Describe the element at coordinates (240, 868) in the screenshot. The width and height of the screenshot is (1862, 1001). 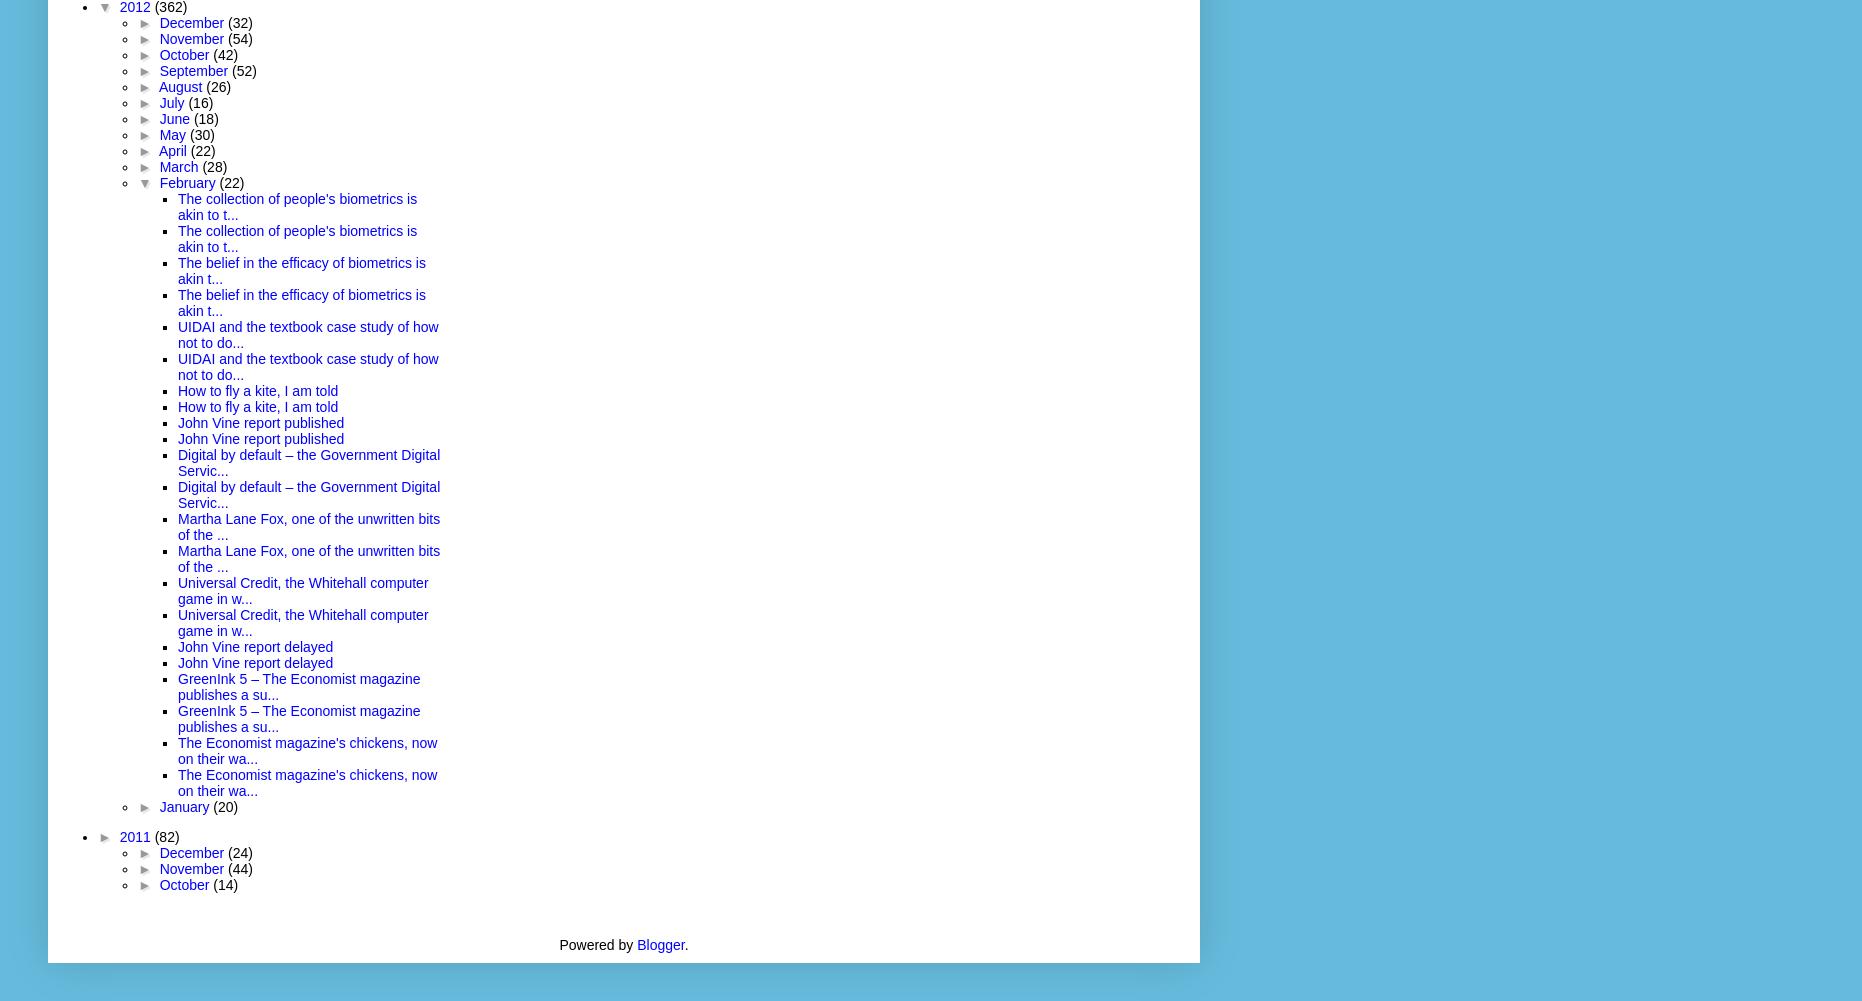
I see `'(44)'` at that location.